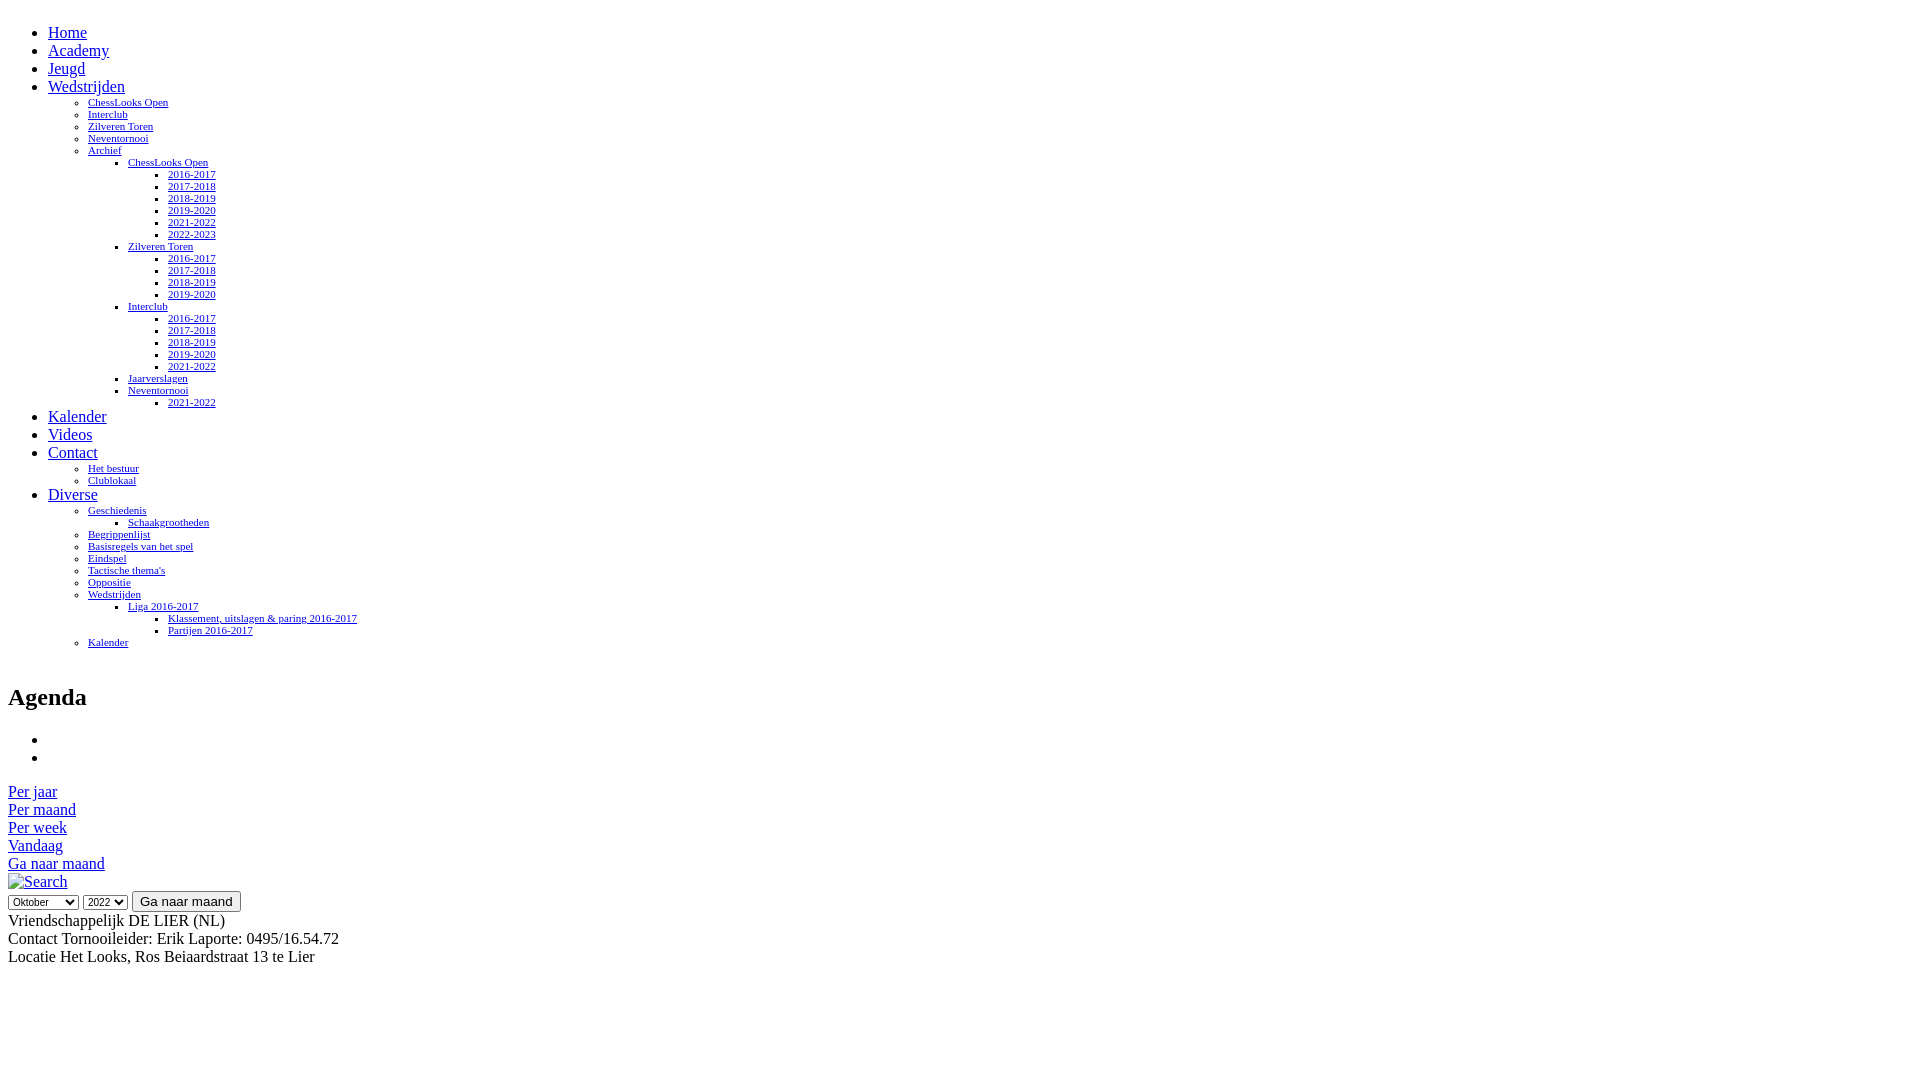  I want to click on 'Schaakgrootheden', so click(168, 520).